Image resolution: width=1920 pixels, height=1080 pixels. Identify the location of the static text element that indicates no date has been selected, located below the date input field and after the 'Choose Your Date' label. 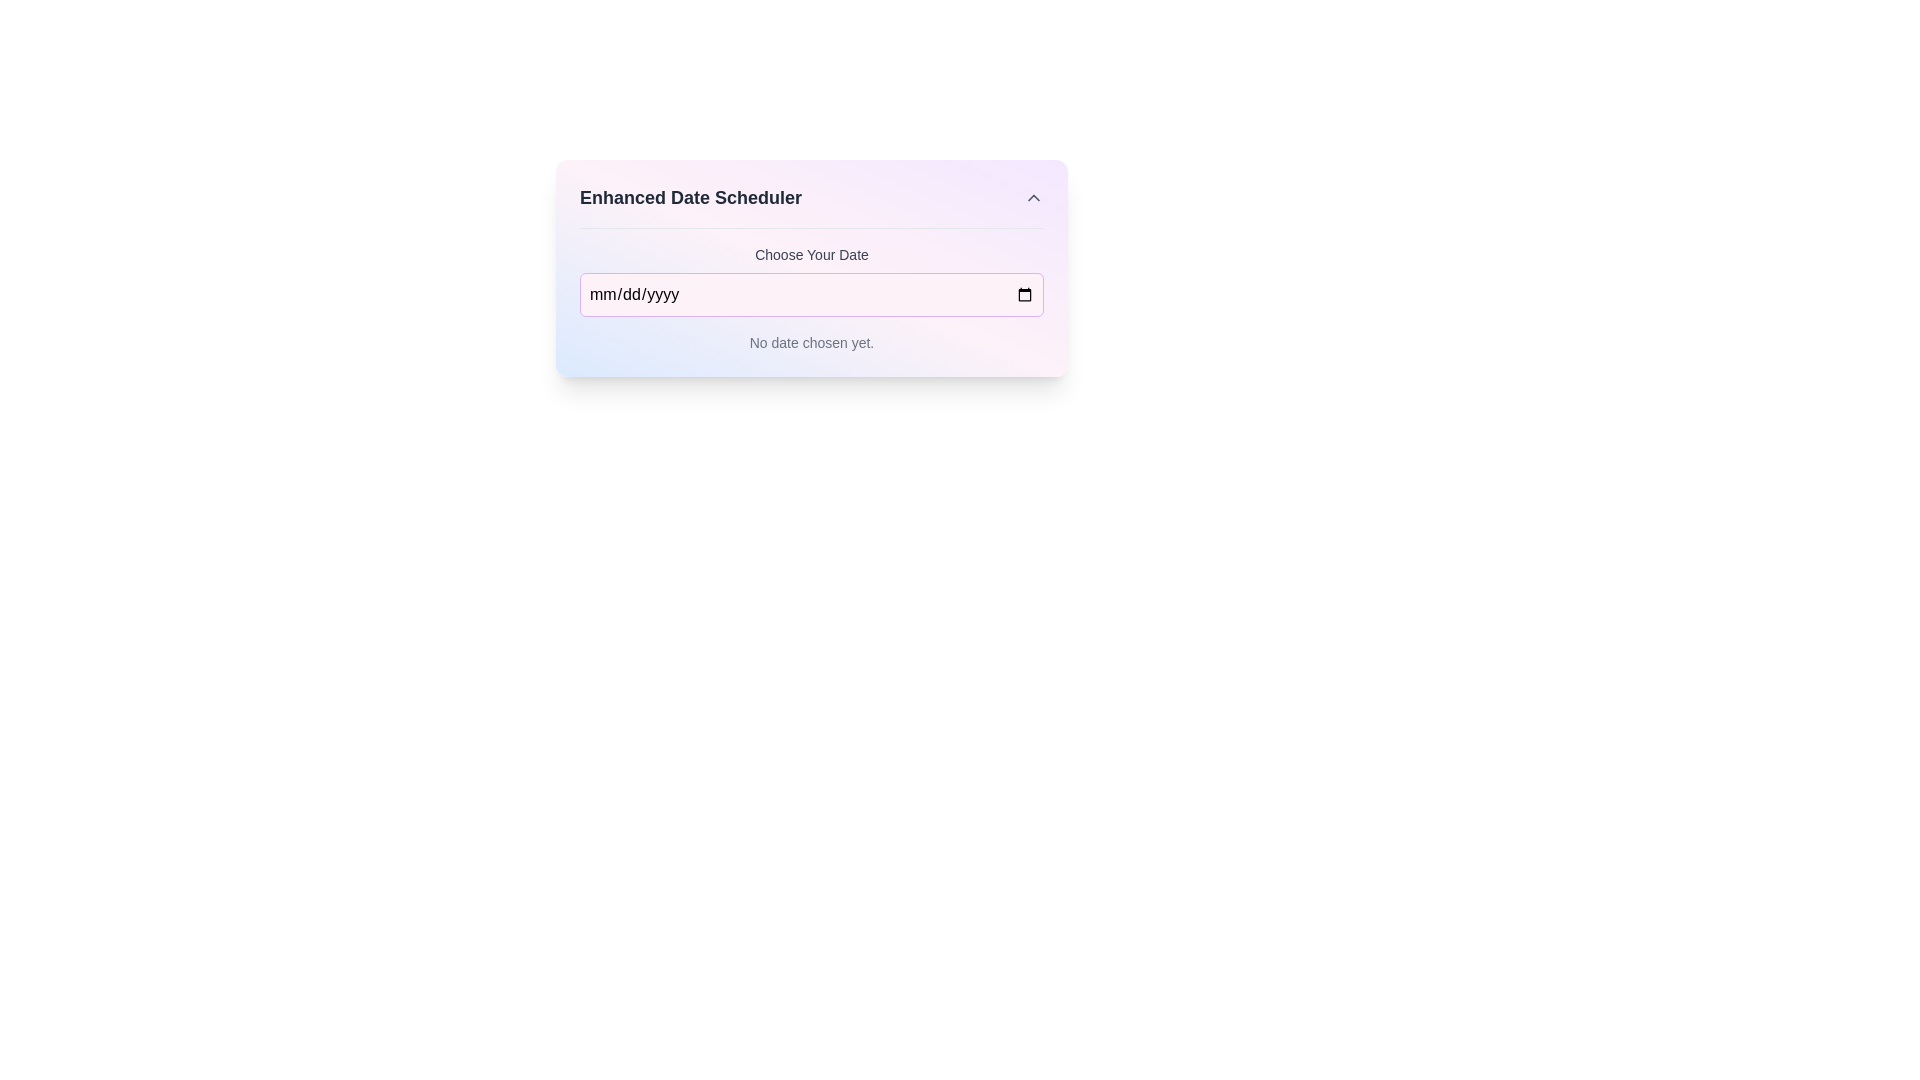
(811, 342).